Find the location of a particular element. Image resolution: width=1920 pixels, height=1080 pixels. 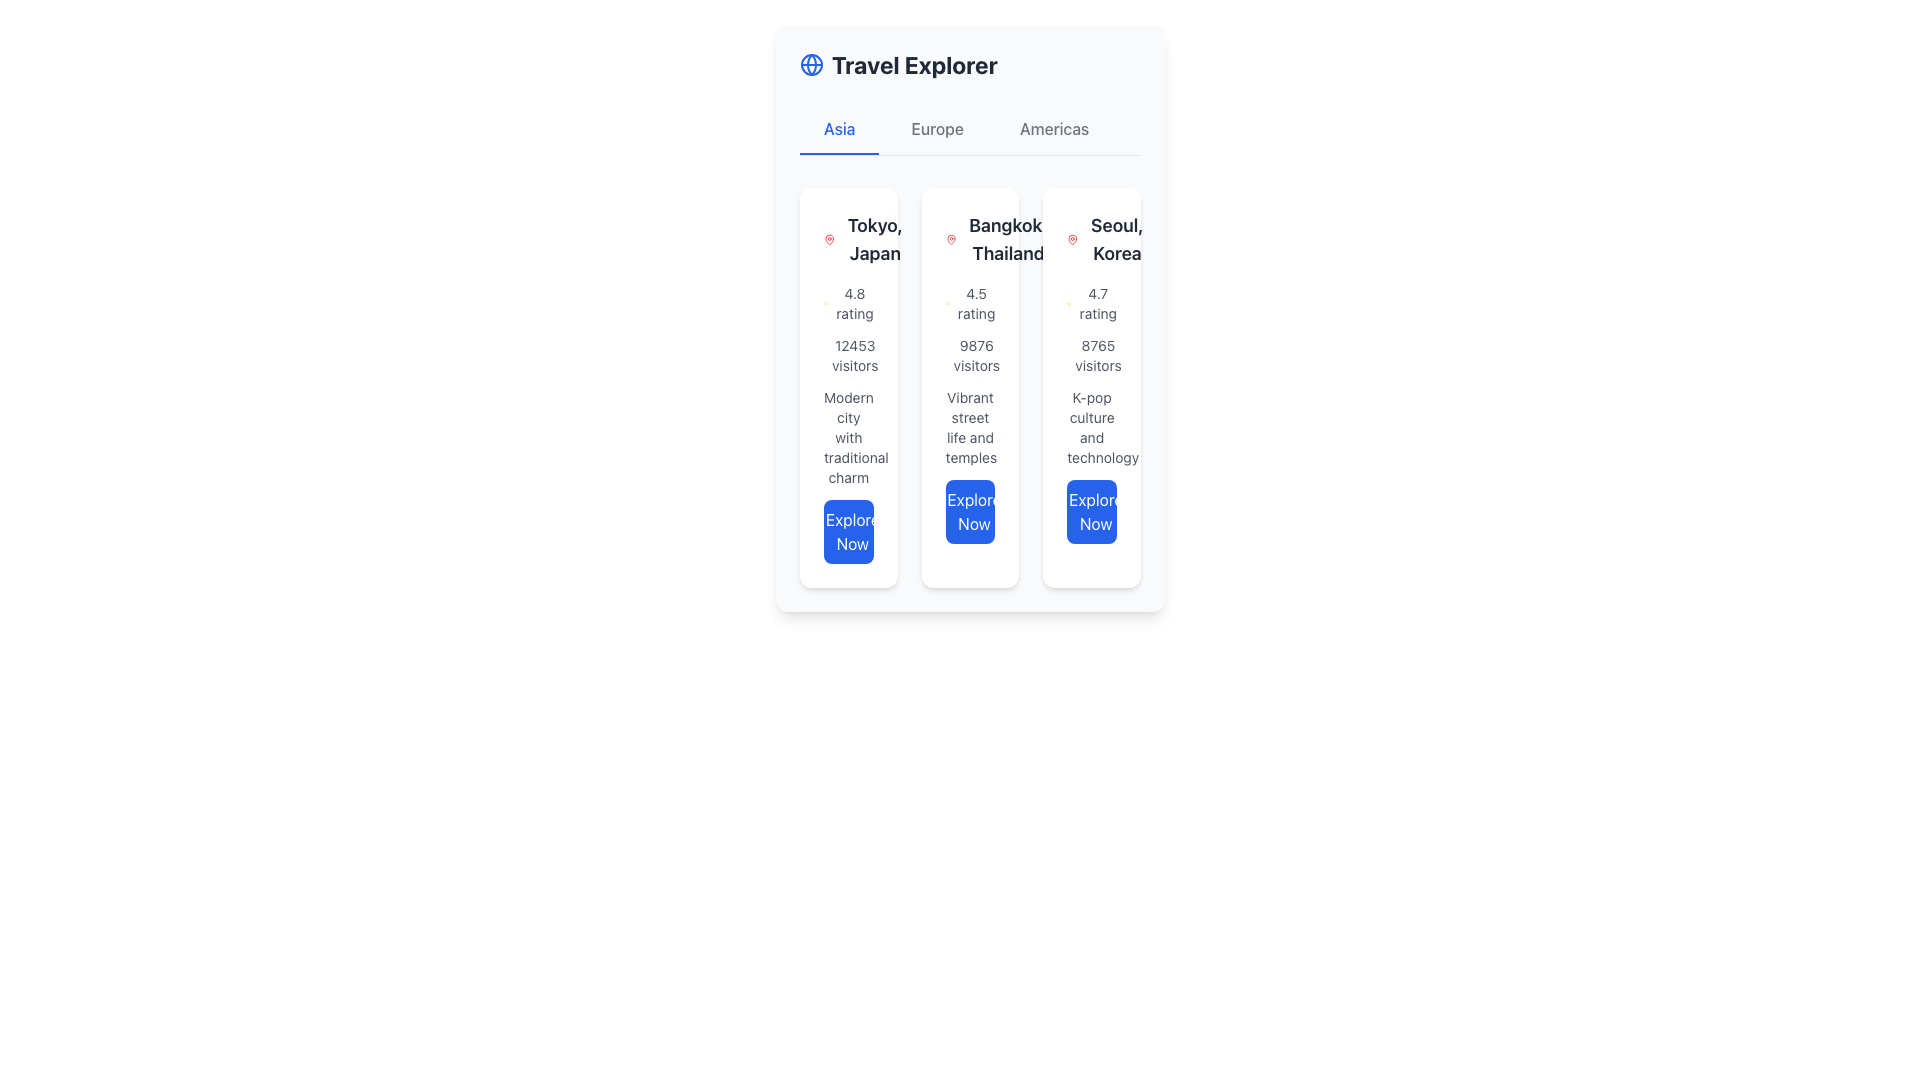

the text label 'Seoul, Korea' which is styled with bold font and a large size, accompanied by a red map pin icon, located in the third column of the destination cards under the 'Asia' tab of the 'Travel Explorer' interface, and navigate is located at coordinates (1106, 238).